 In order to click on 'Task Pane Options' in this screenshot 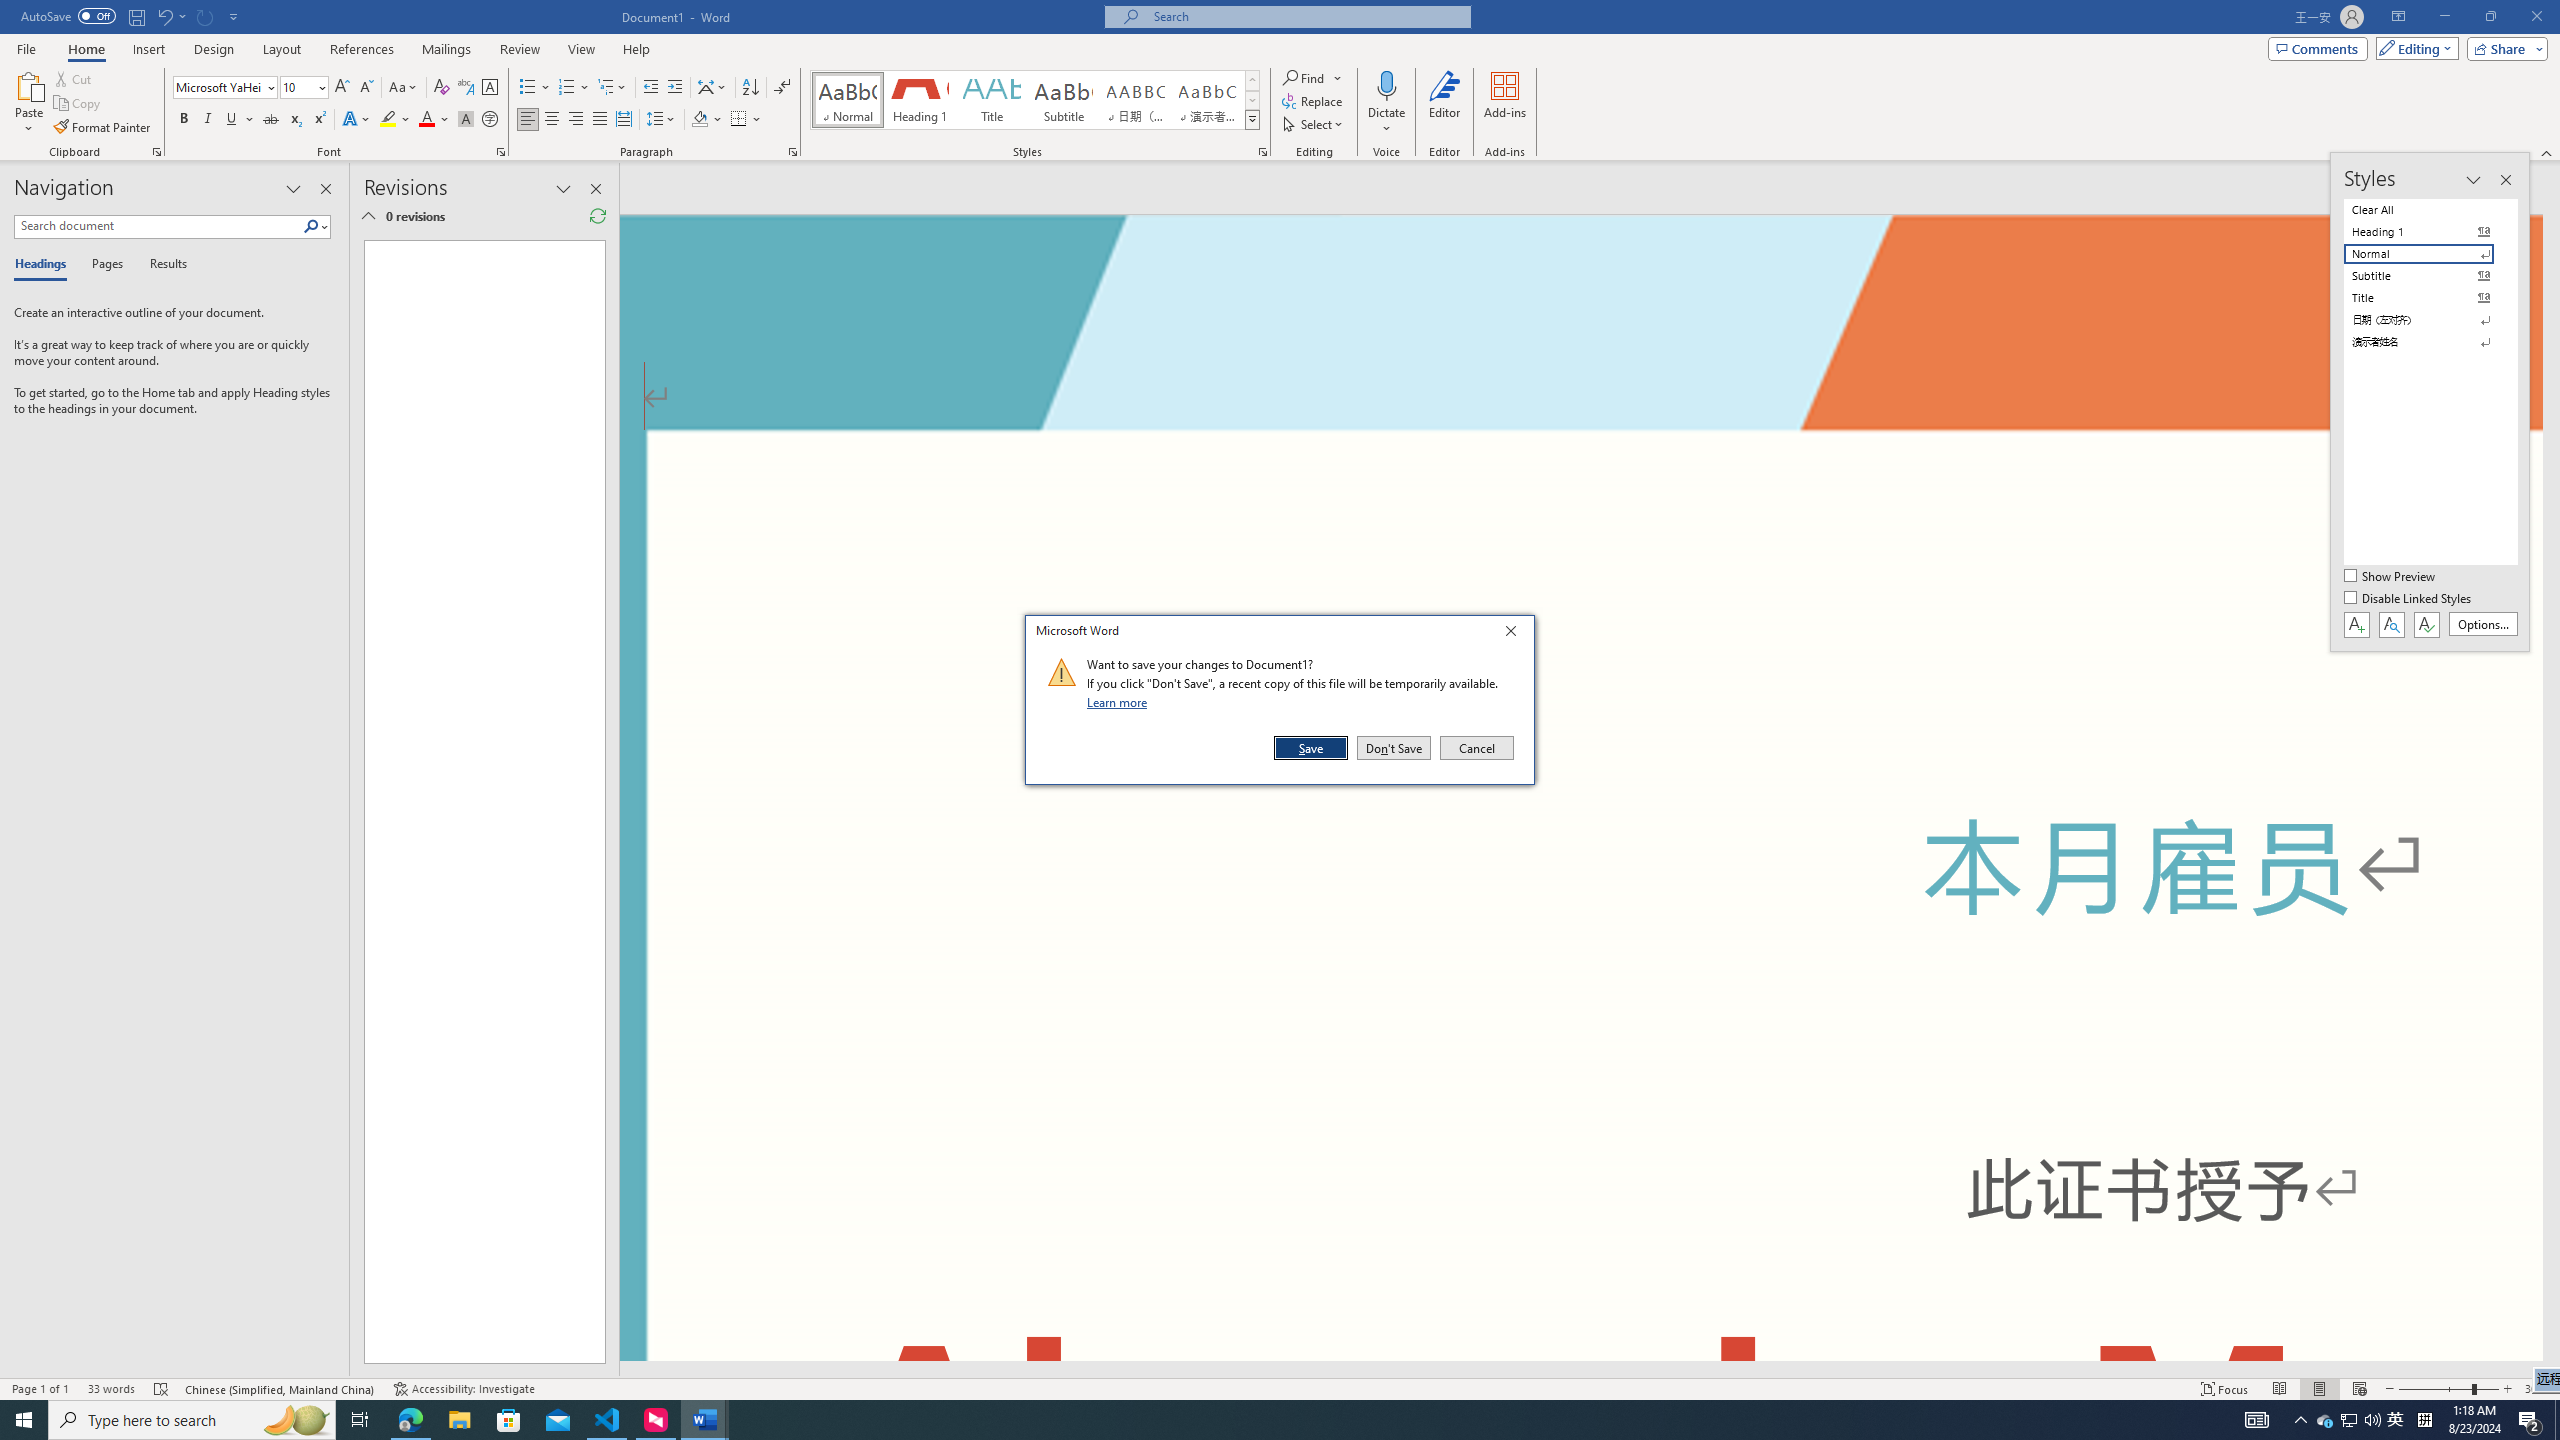, I will do `click(293, 188)`.